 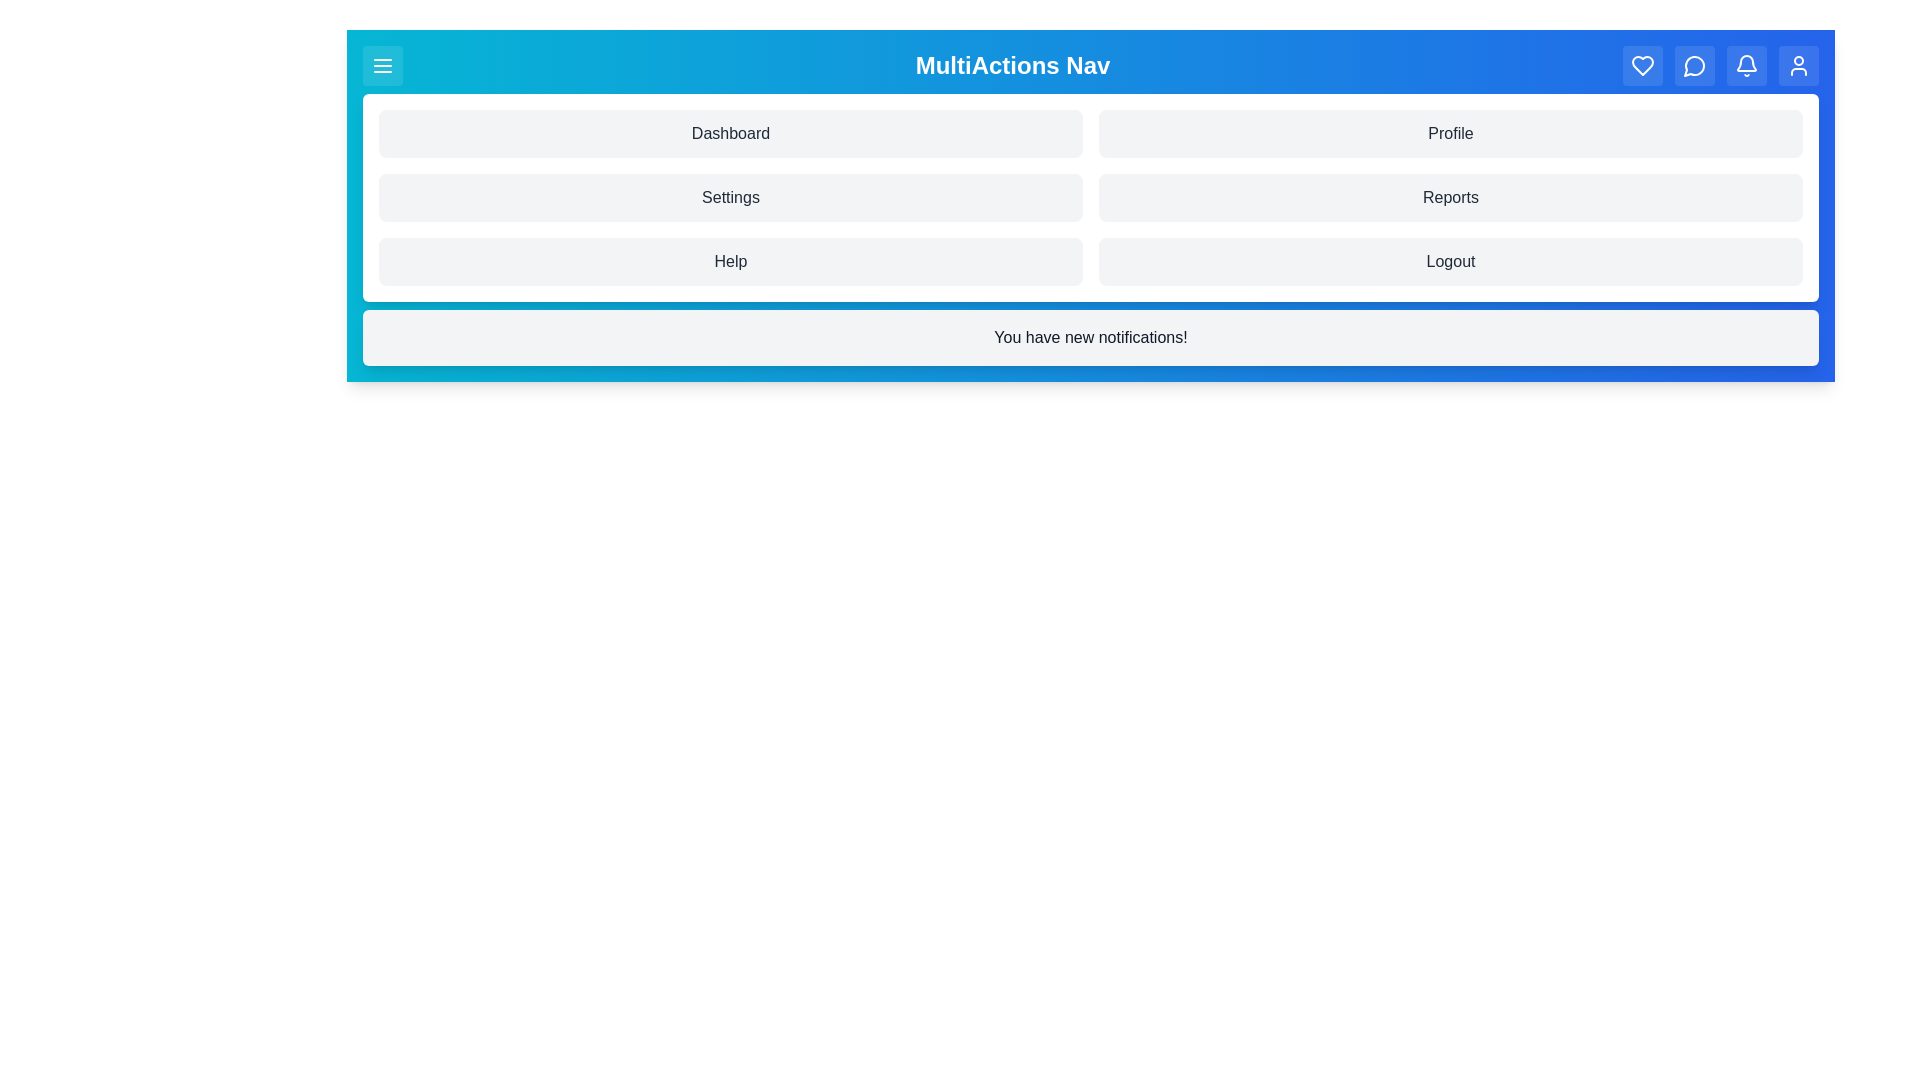 I want to click on the notification message area to interact with it, so click(x=1089, y=337).